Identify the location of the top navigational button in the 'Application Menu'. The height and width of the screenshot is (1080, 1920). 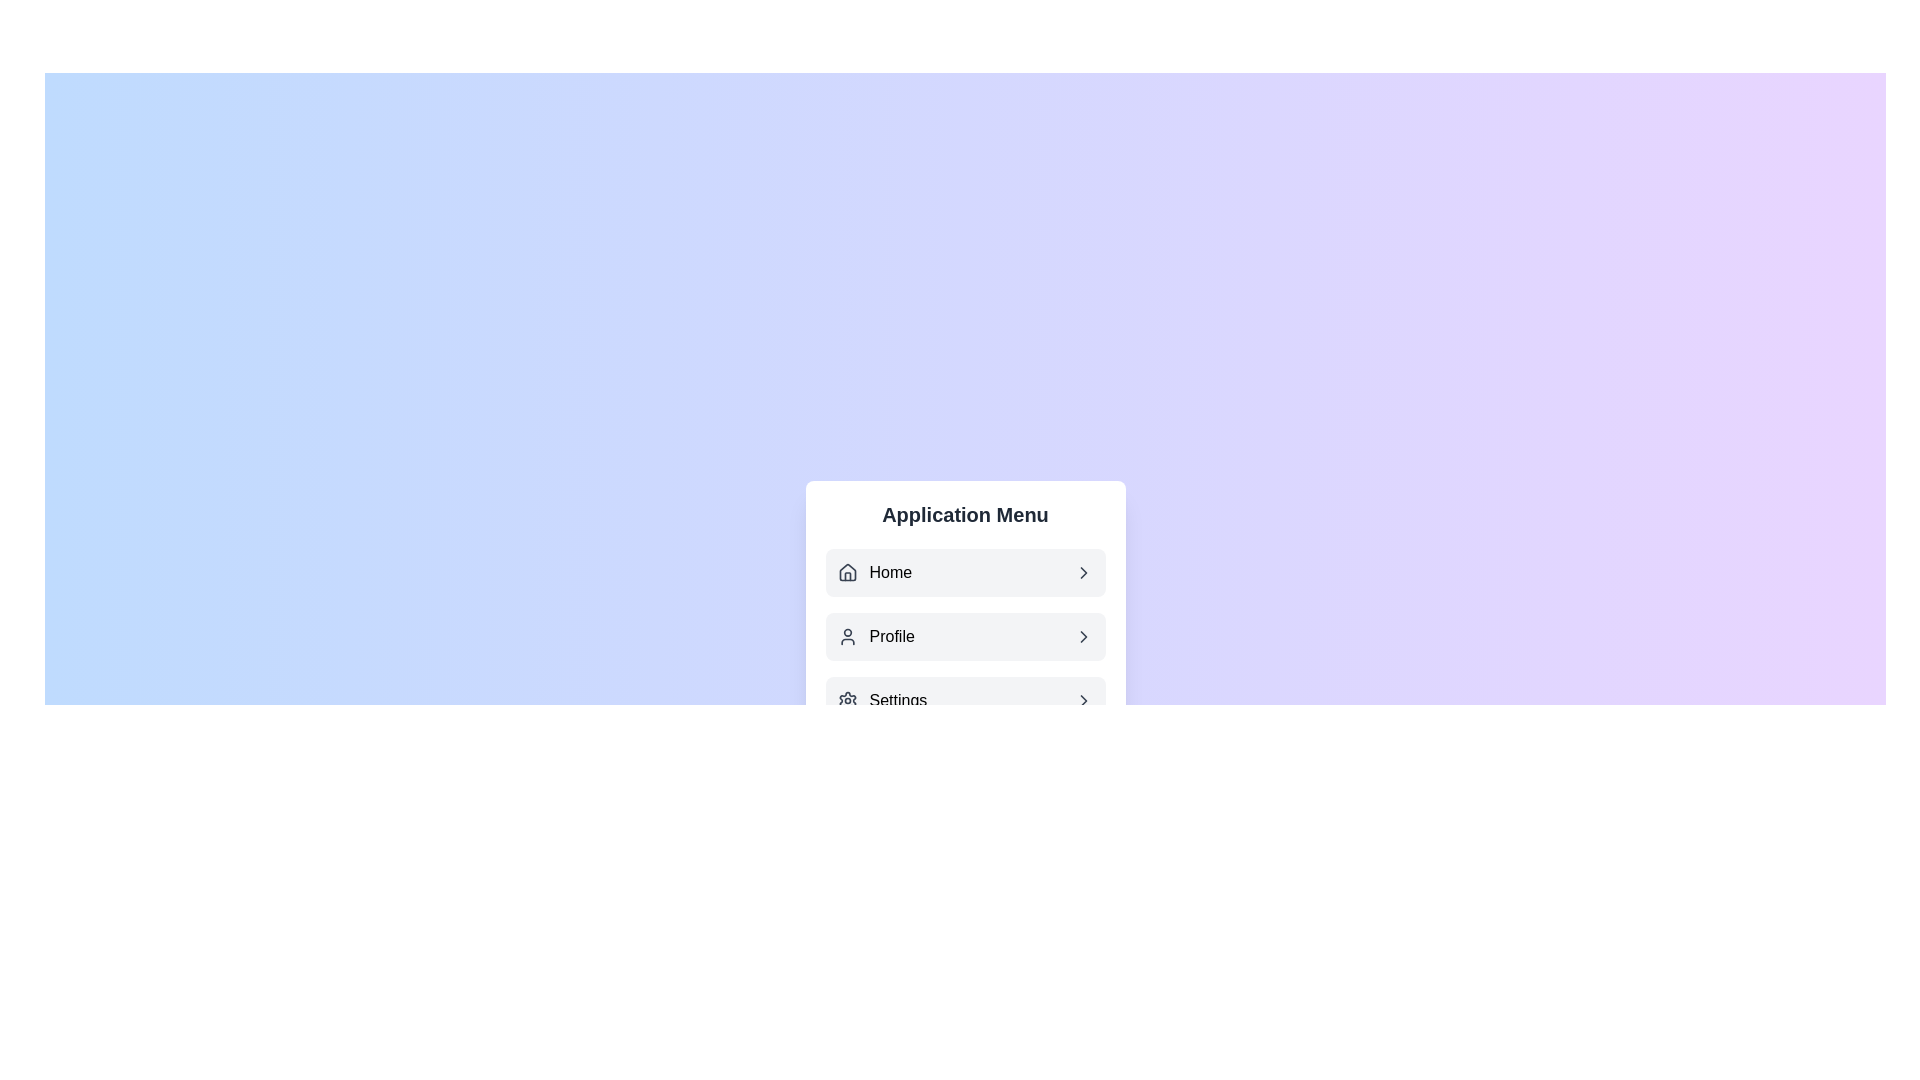
(965, 573).